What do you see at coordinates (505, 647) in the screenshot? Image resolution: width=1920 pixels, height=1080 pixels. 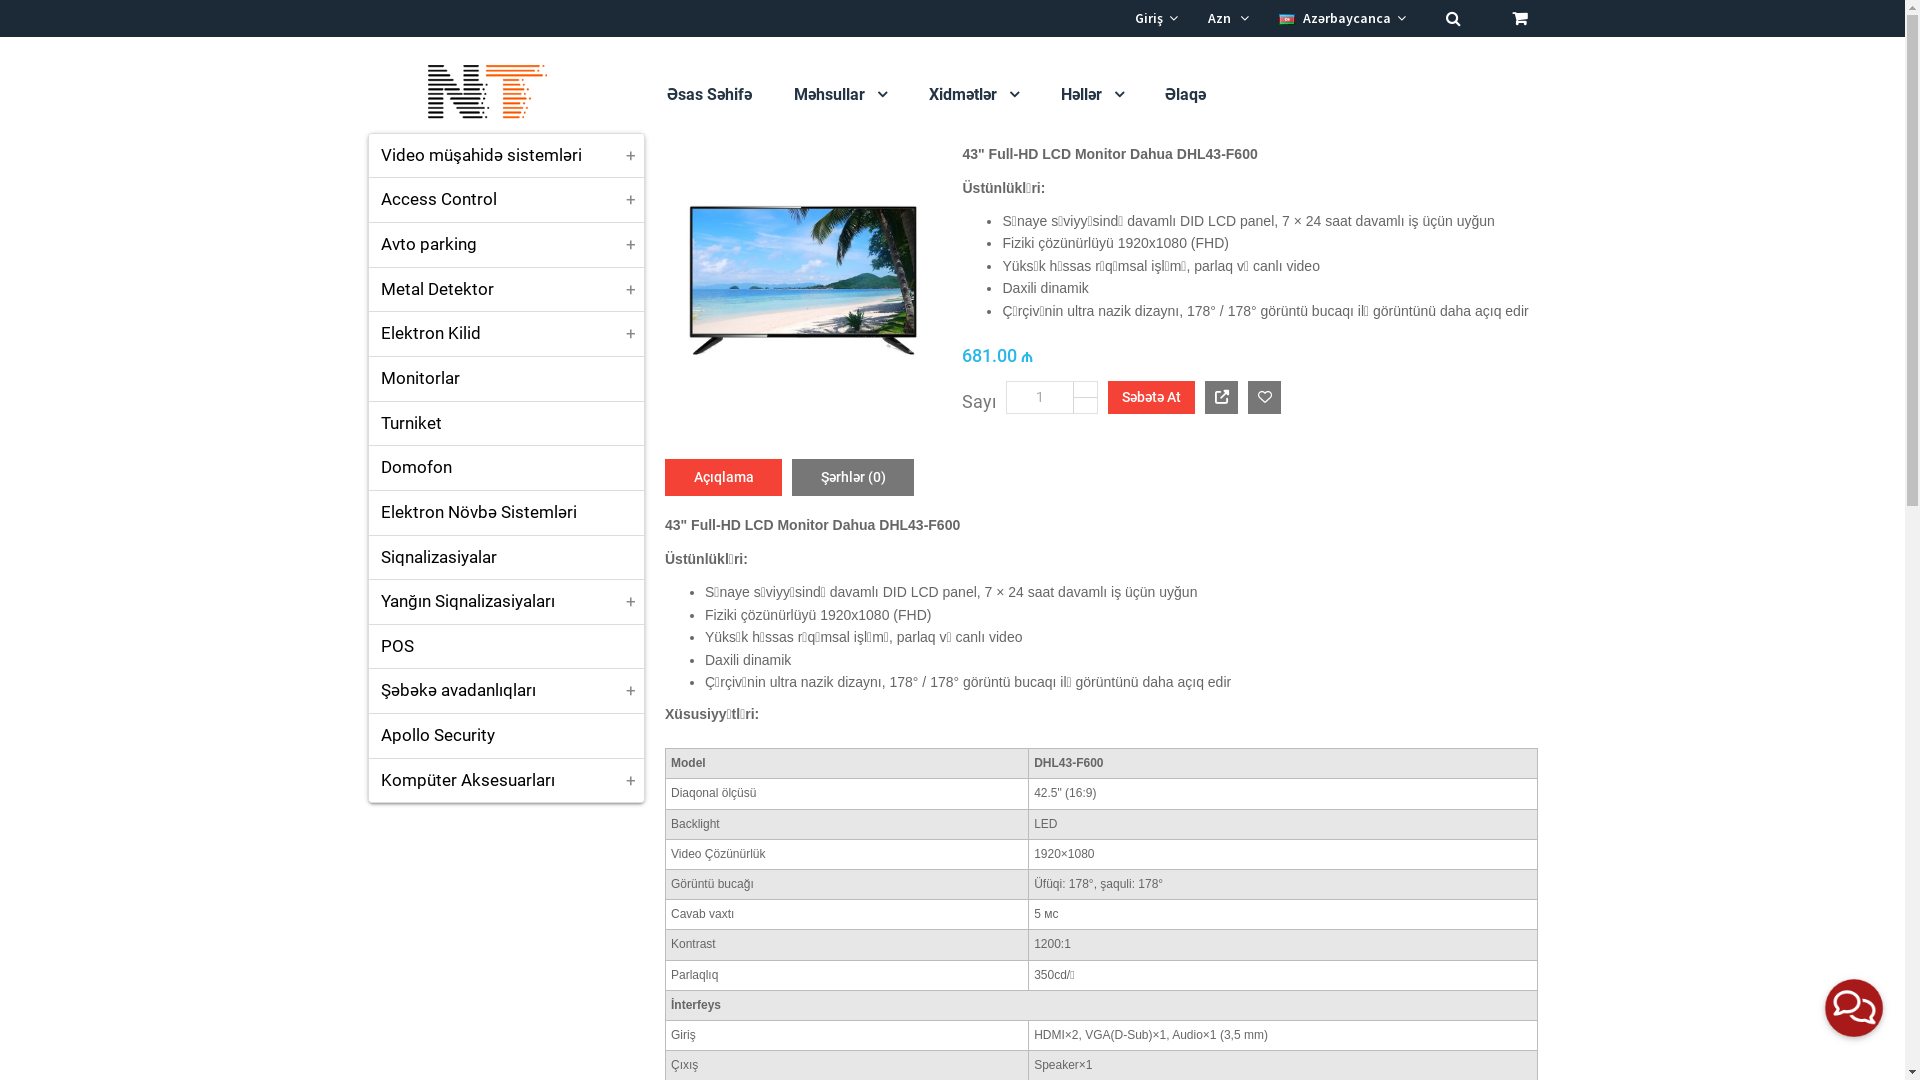 I see `'POS'` at bounding box center [505, 647].